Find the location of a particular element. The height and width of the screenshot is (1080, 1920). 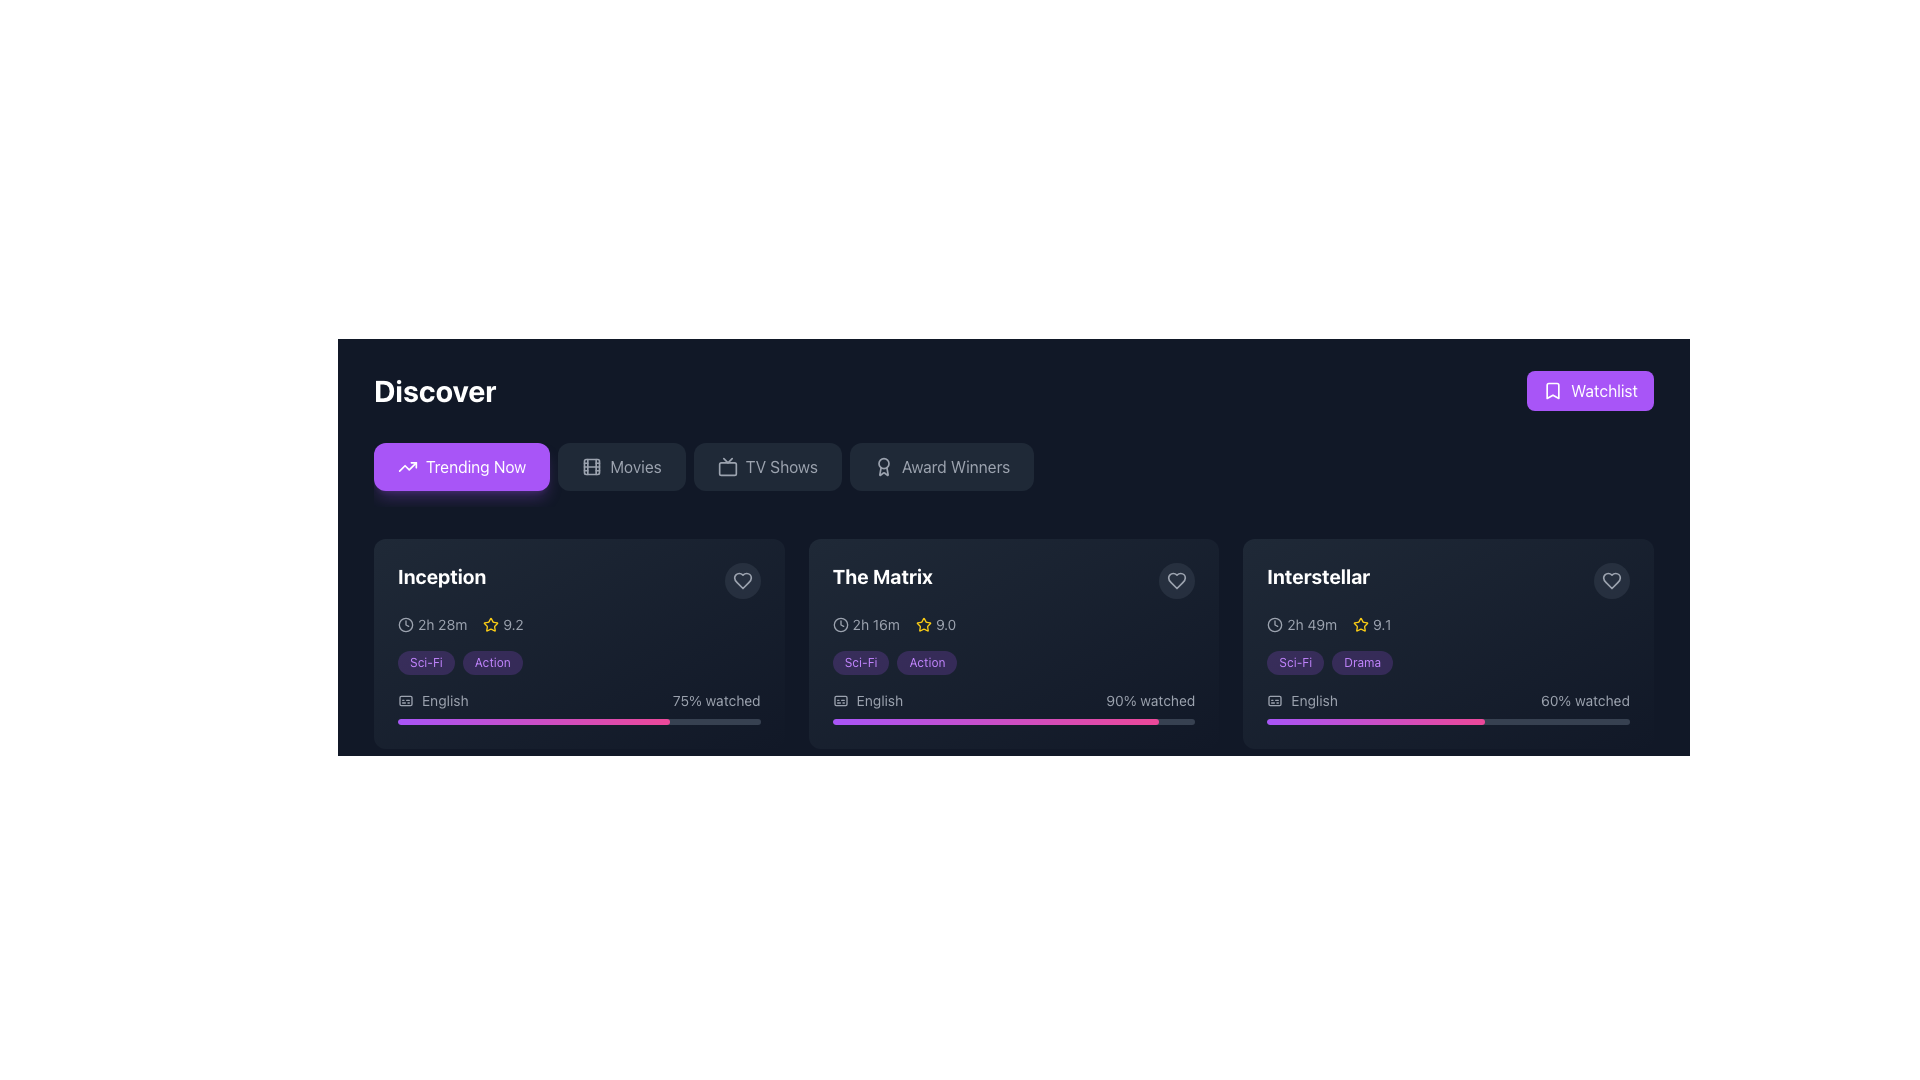

the thin horizontal progress bar styled with a gradient from purple to pink, located below the '75% watched' label for the movie 'Inception' is located at coordinates (578, 721).